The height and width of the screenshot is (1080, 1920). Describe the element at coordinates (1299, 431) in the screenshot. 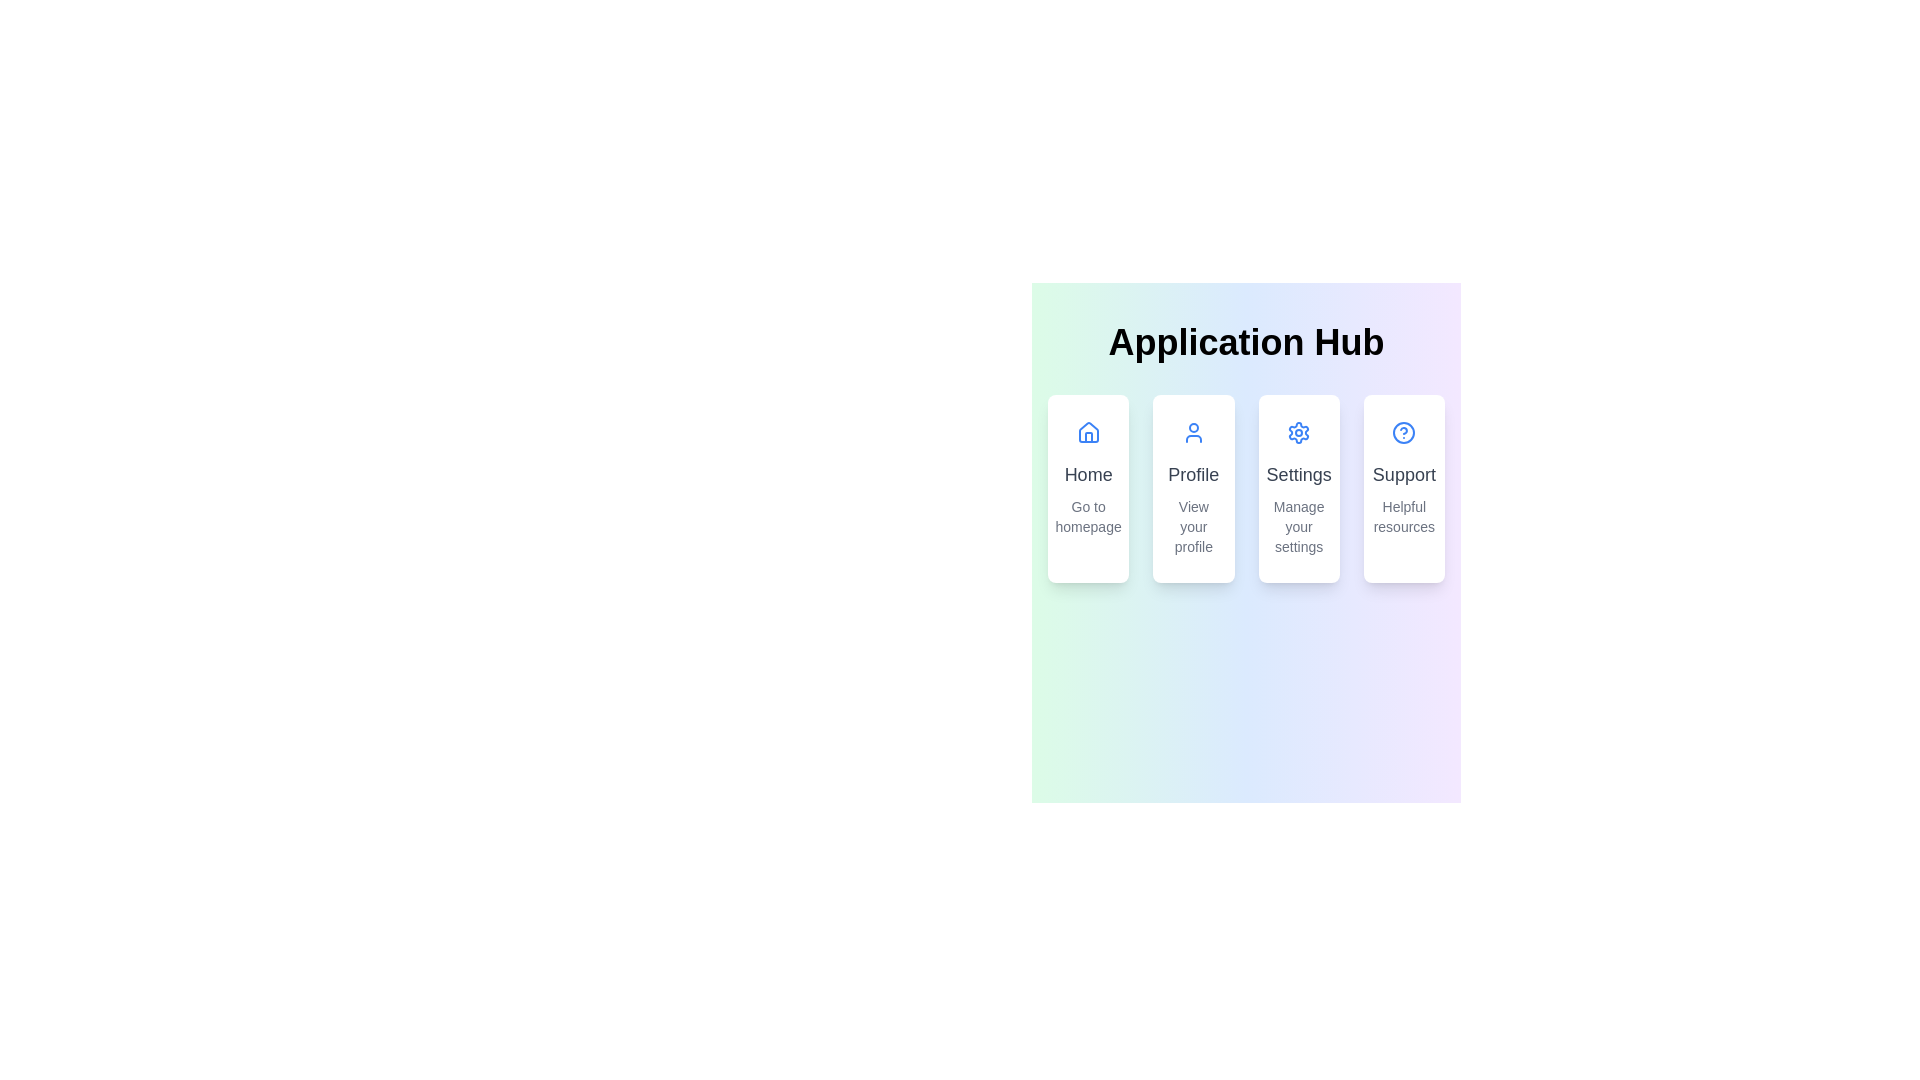

I see `the gear-shaped settings icon located in the third column of the main menu, above the text 'Settings' and 'Manage your settings'` at that location.